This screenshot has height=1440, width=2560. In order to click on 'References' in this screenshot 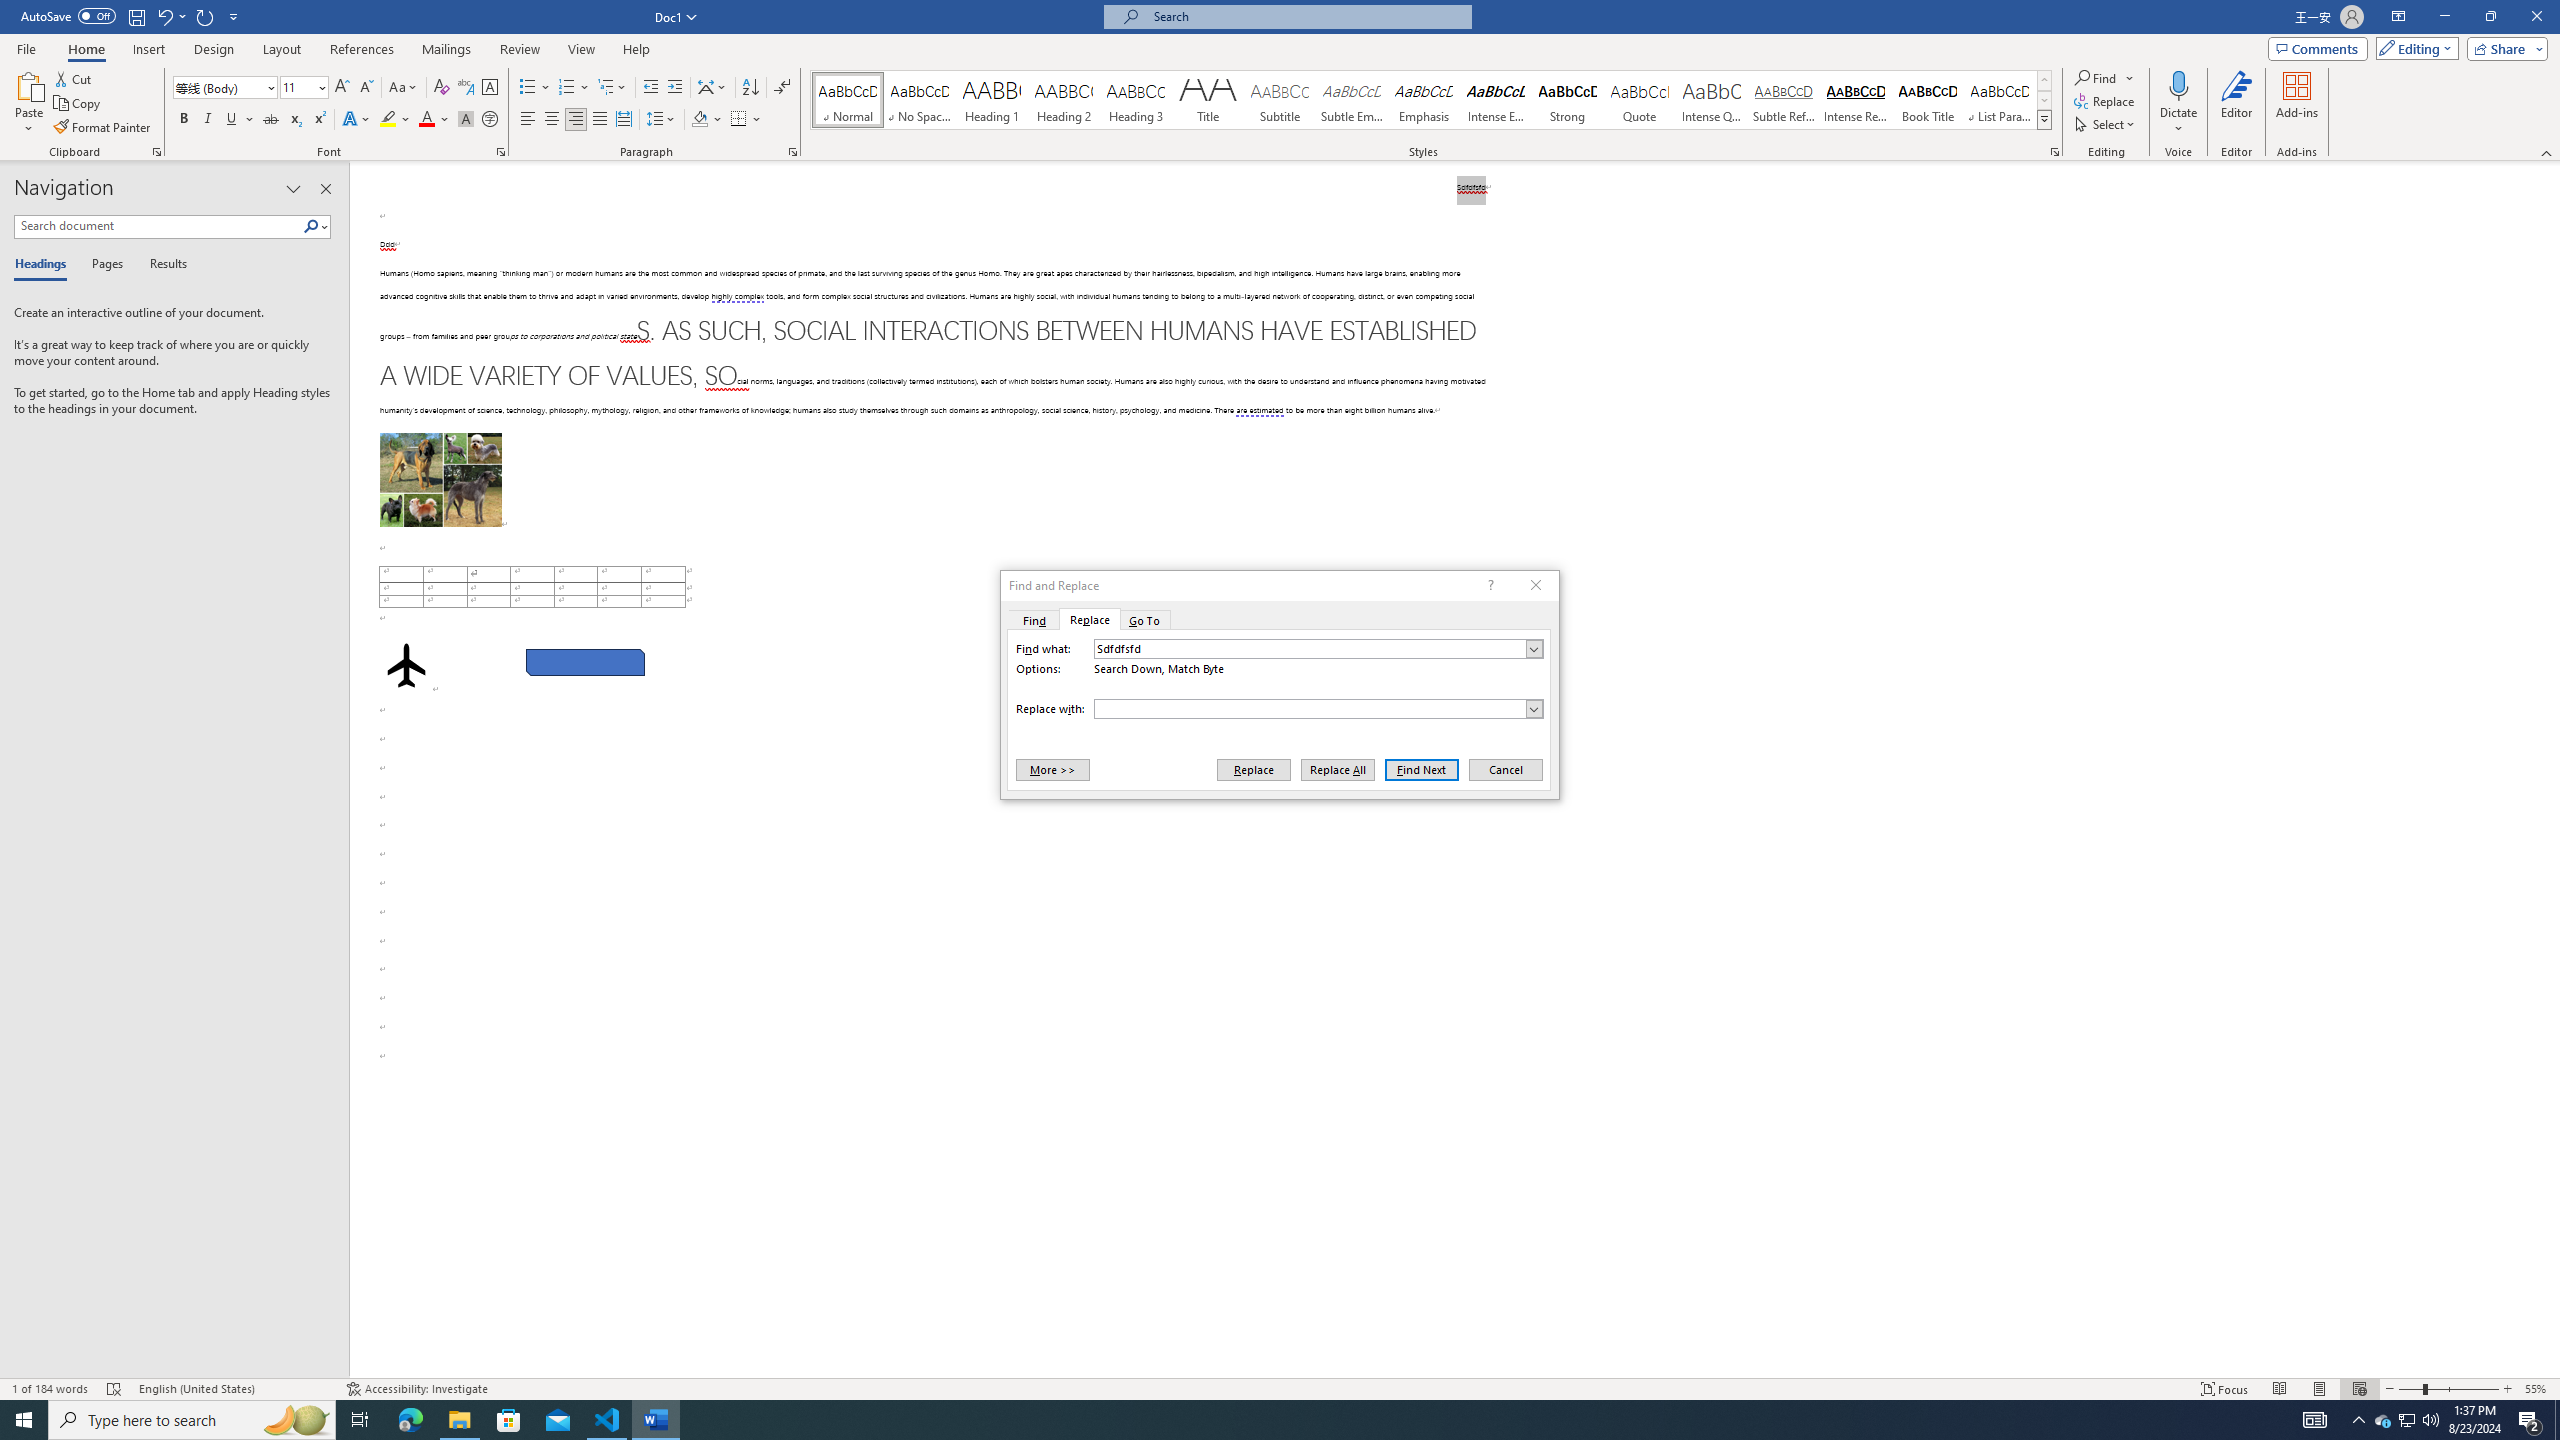, I will do `click(362, 49)`.